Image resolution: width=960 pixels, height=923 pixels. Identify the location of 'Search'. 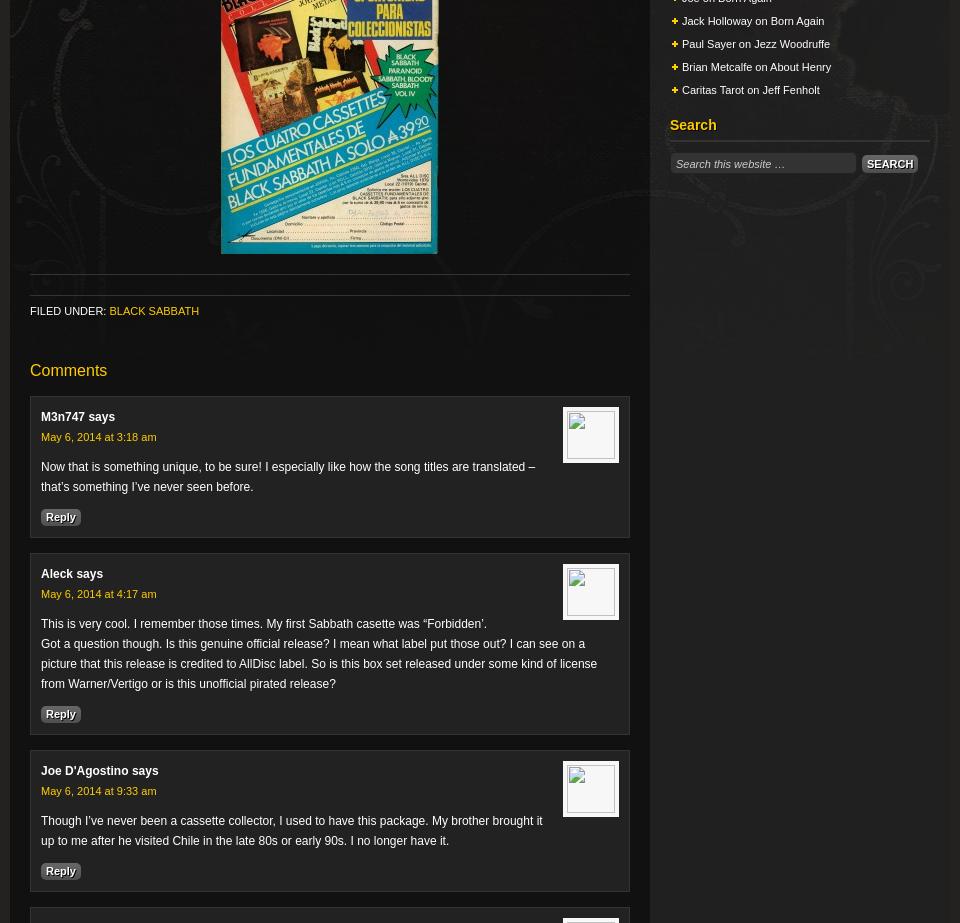
(693, 124).